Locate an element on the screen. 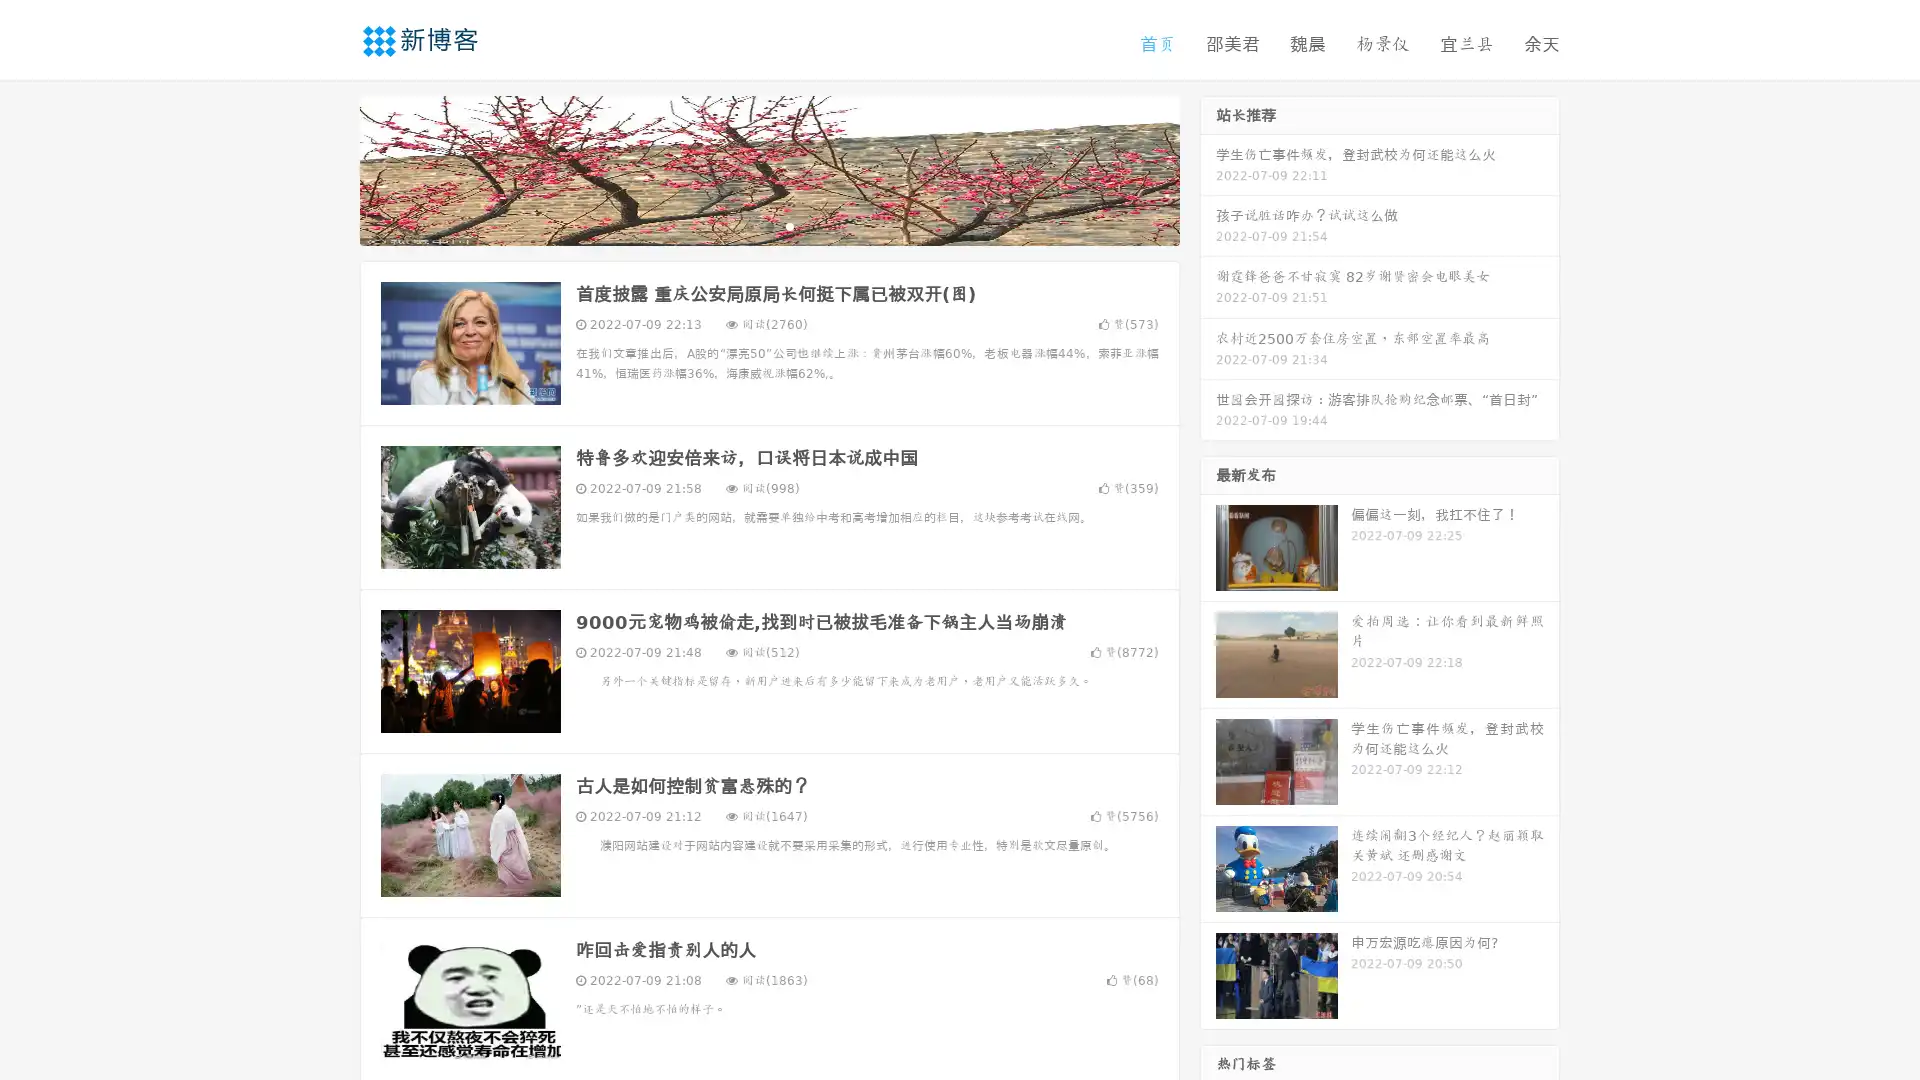 The height and width of the screenshot is (1080, 1920). Go to slide 1 is located at coordinates (748, 225).